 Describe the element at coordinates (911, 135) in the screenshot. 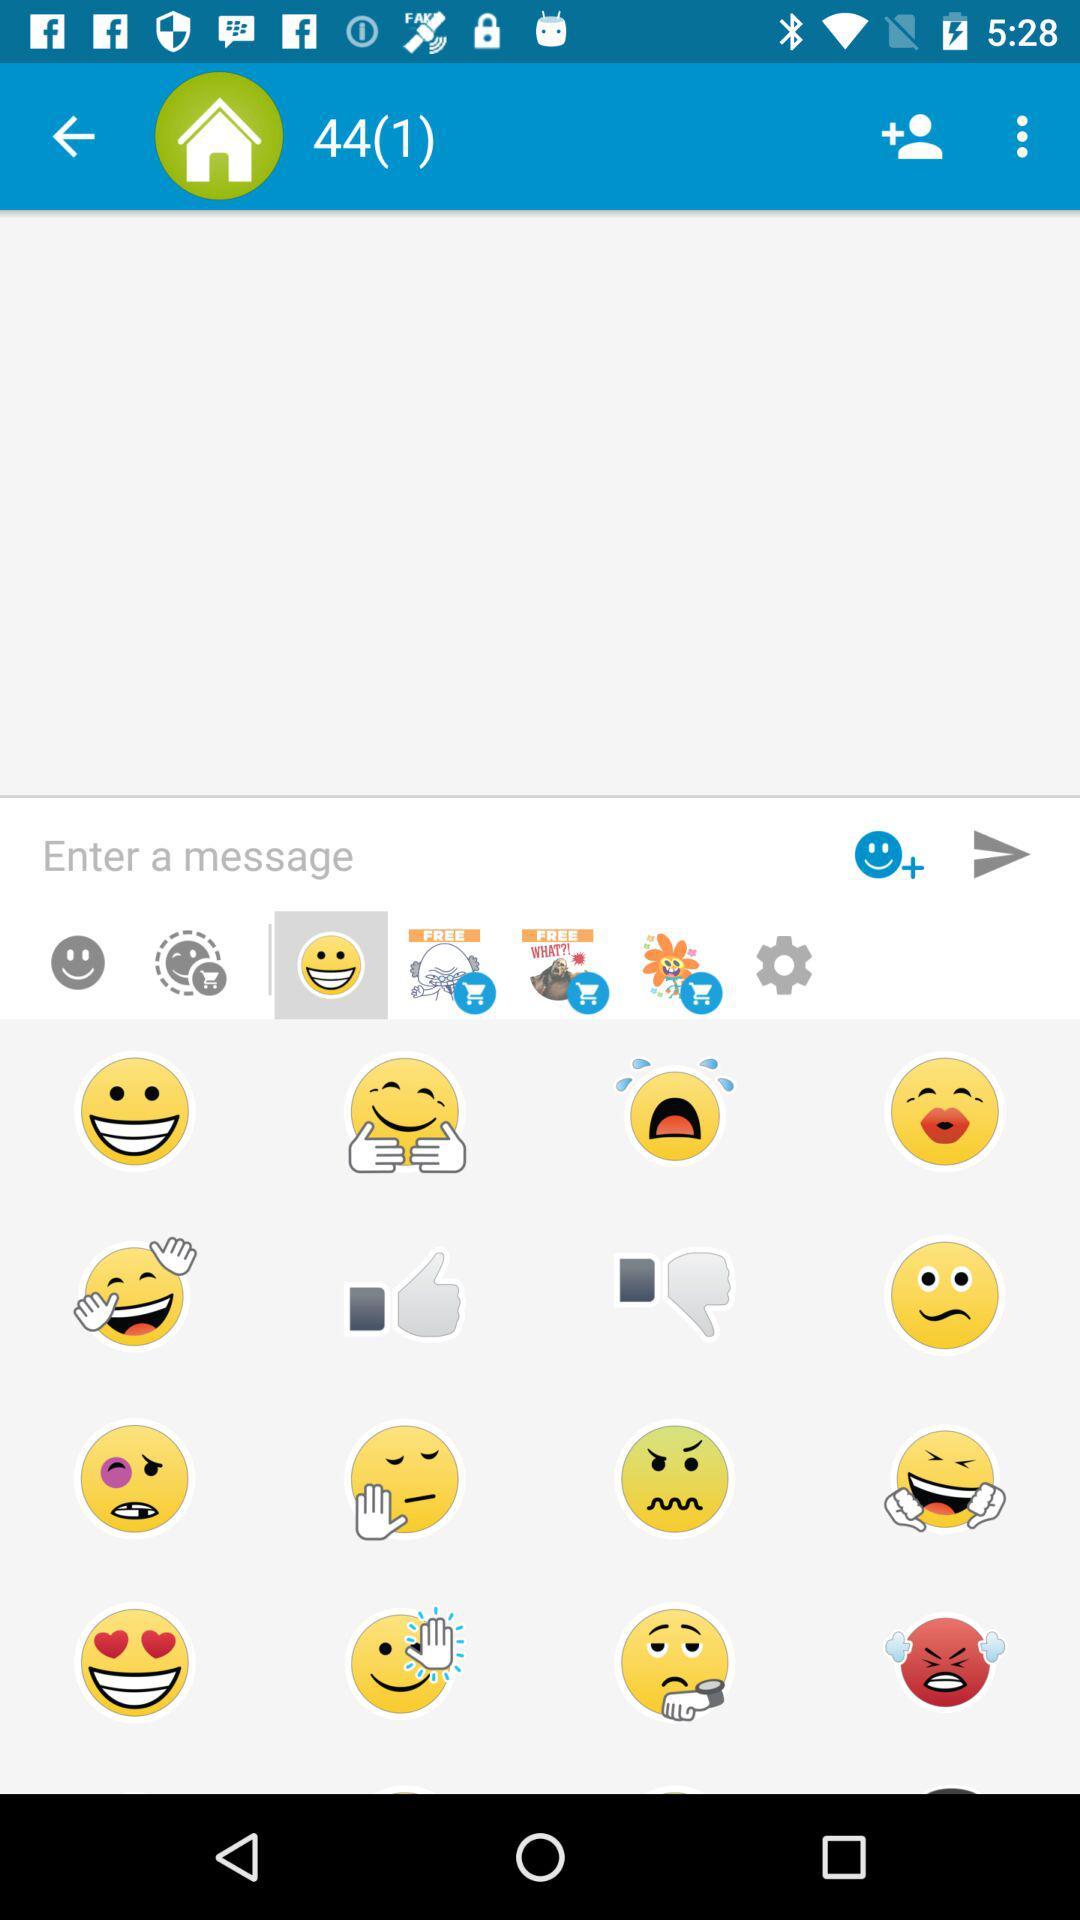

I see `the item to the right of (1)` at that location.